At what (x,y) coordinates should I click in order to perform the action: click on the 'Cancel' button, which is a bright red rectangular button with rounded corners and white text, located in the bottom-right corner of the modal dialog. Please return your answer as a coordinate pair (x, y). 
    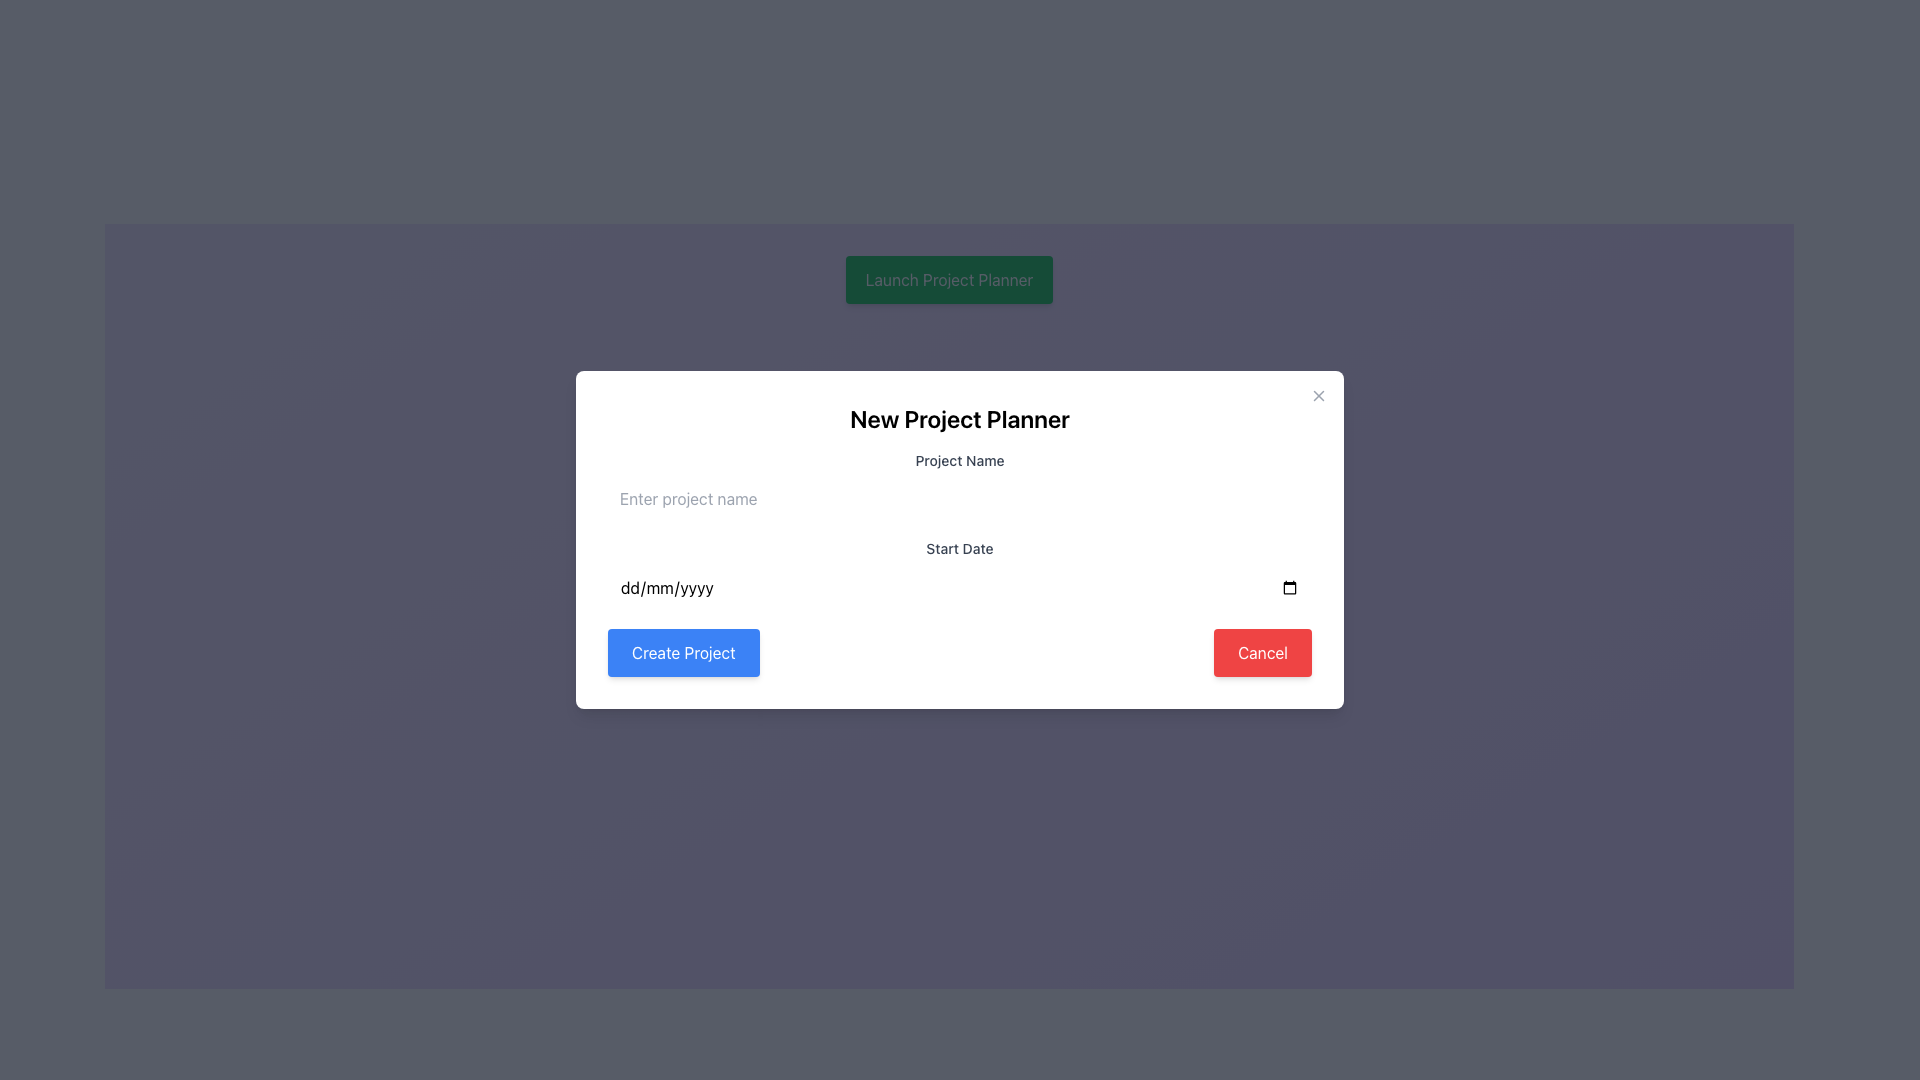
    Looking at the image, I should click on (1261, 652).